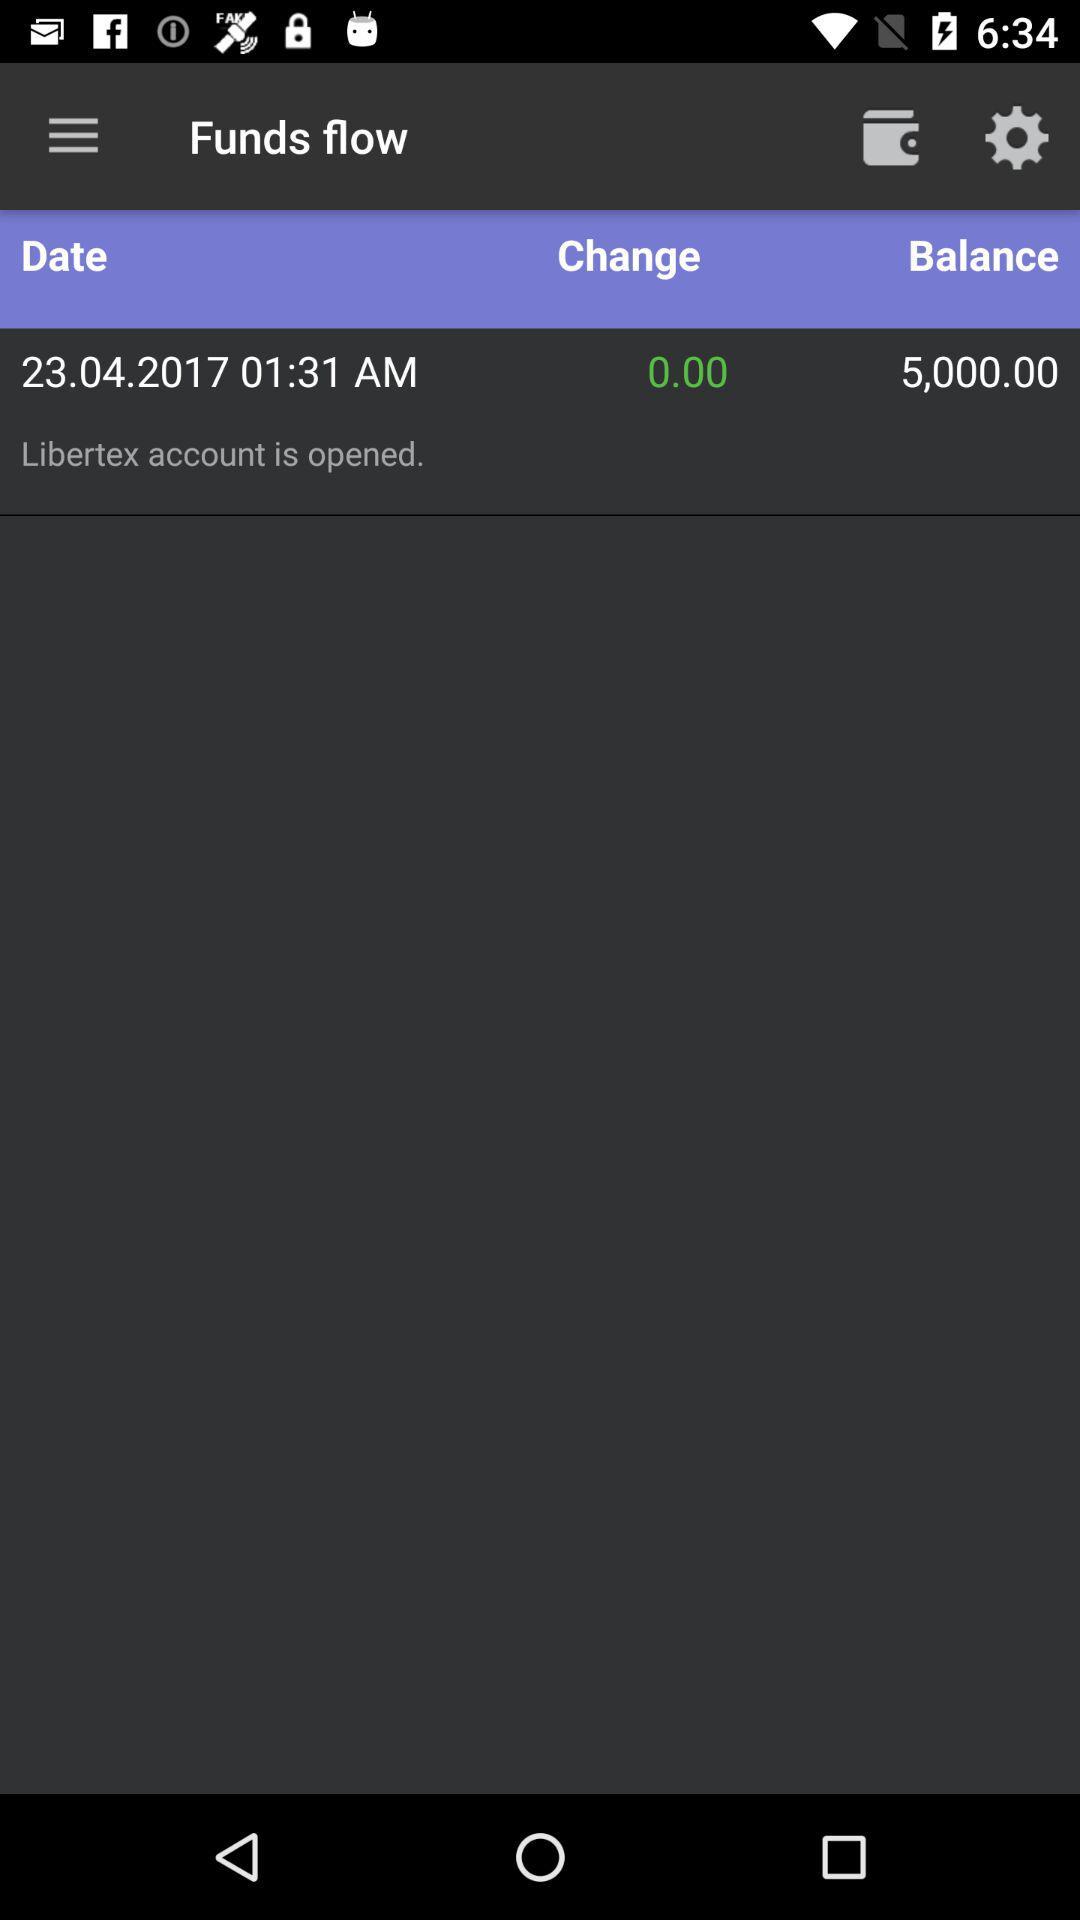 The image size is (1080, 1920). What do you see at coordinates (890, 135) in the screenshot?
I see `item next to funds flow` at bounding box center [890, 135].